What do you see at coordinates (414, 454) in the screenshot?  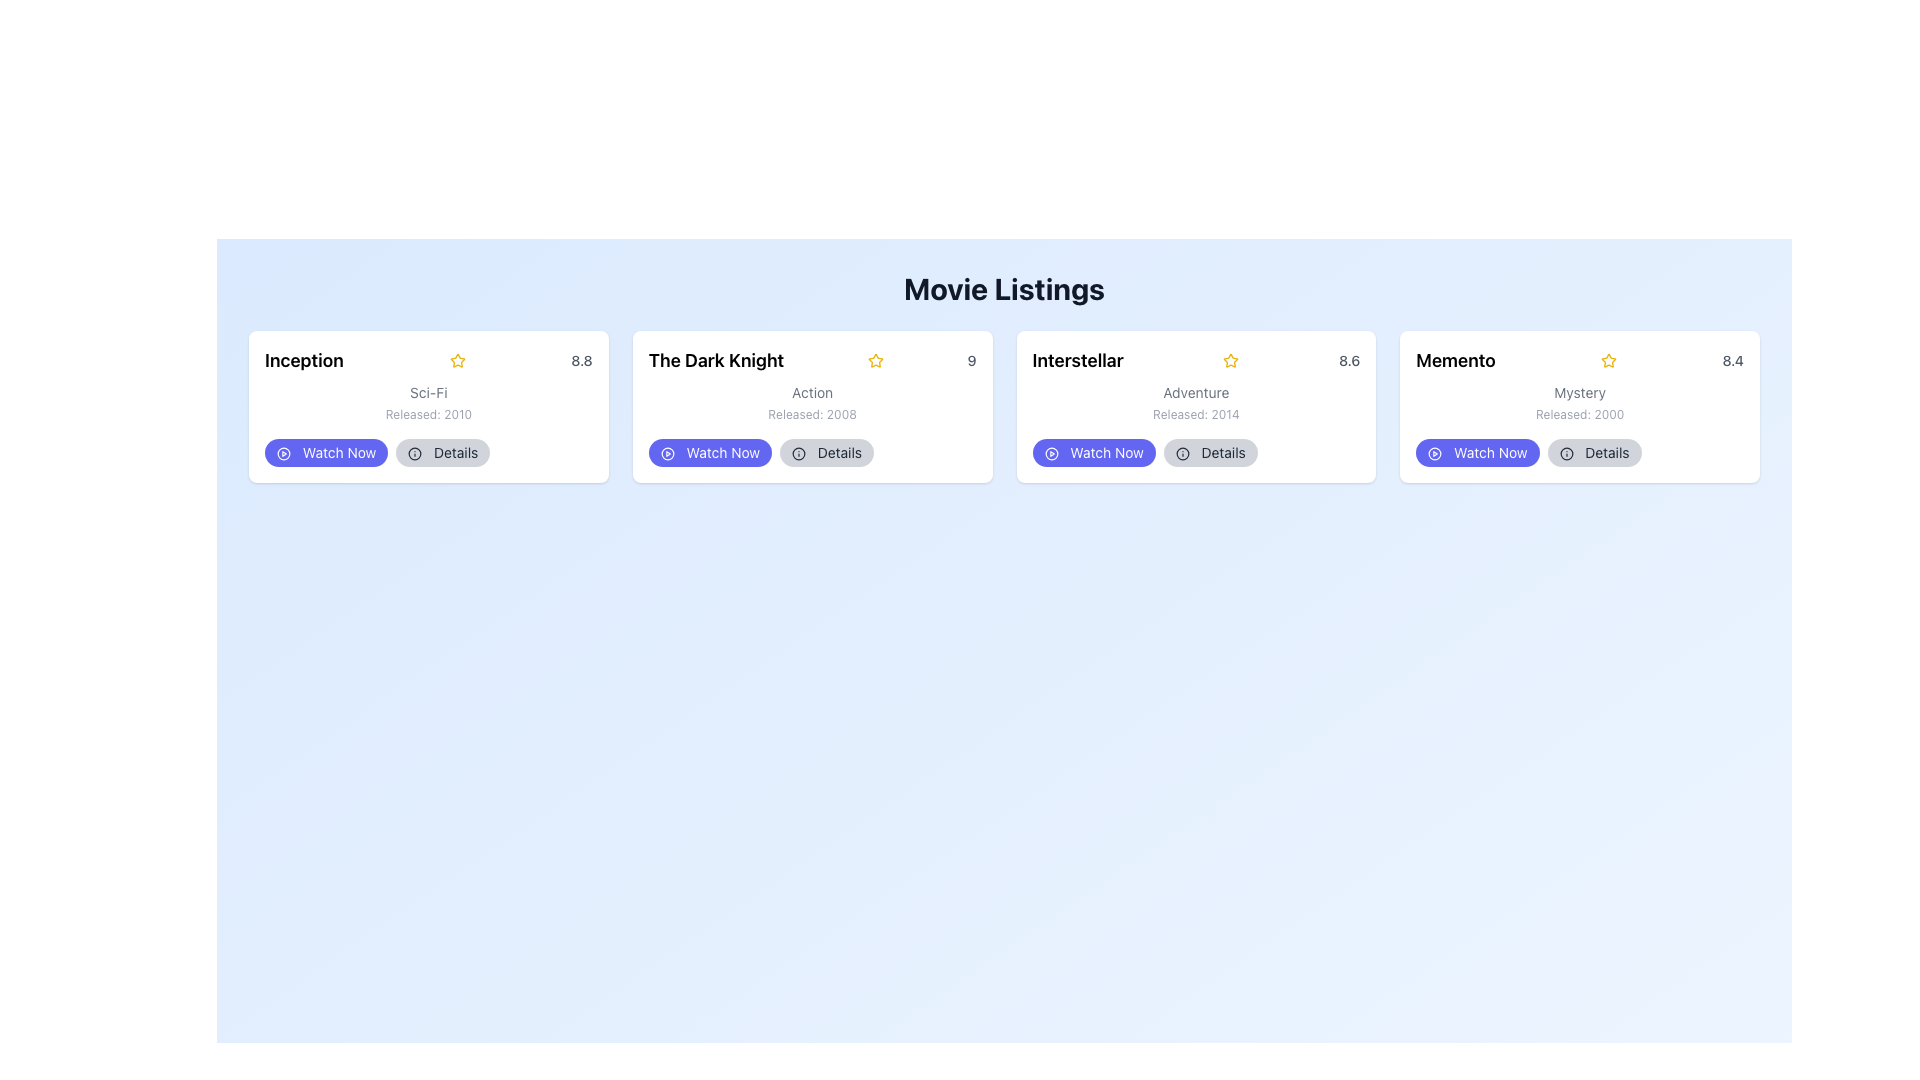 I see `the Icon located on the left of the 'Details' text in the first movie card at the top left corner of the layout` at bounding box center [414, 454].